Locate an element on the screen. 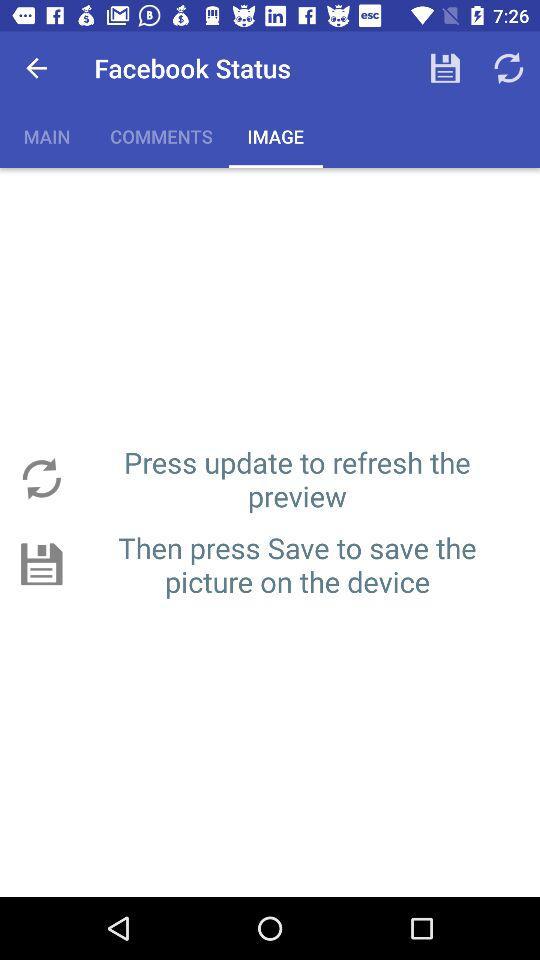 The height and width of the screenshot is (960, 540). icon next to the facebook status icon is located at coordinates (36, 68).